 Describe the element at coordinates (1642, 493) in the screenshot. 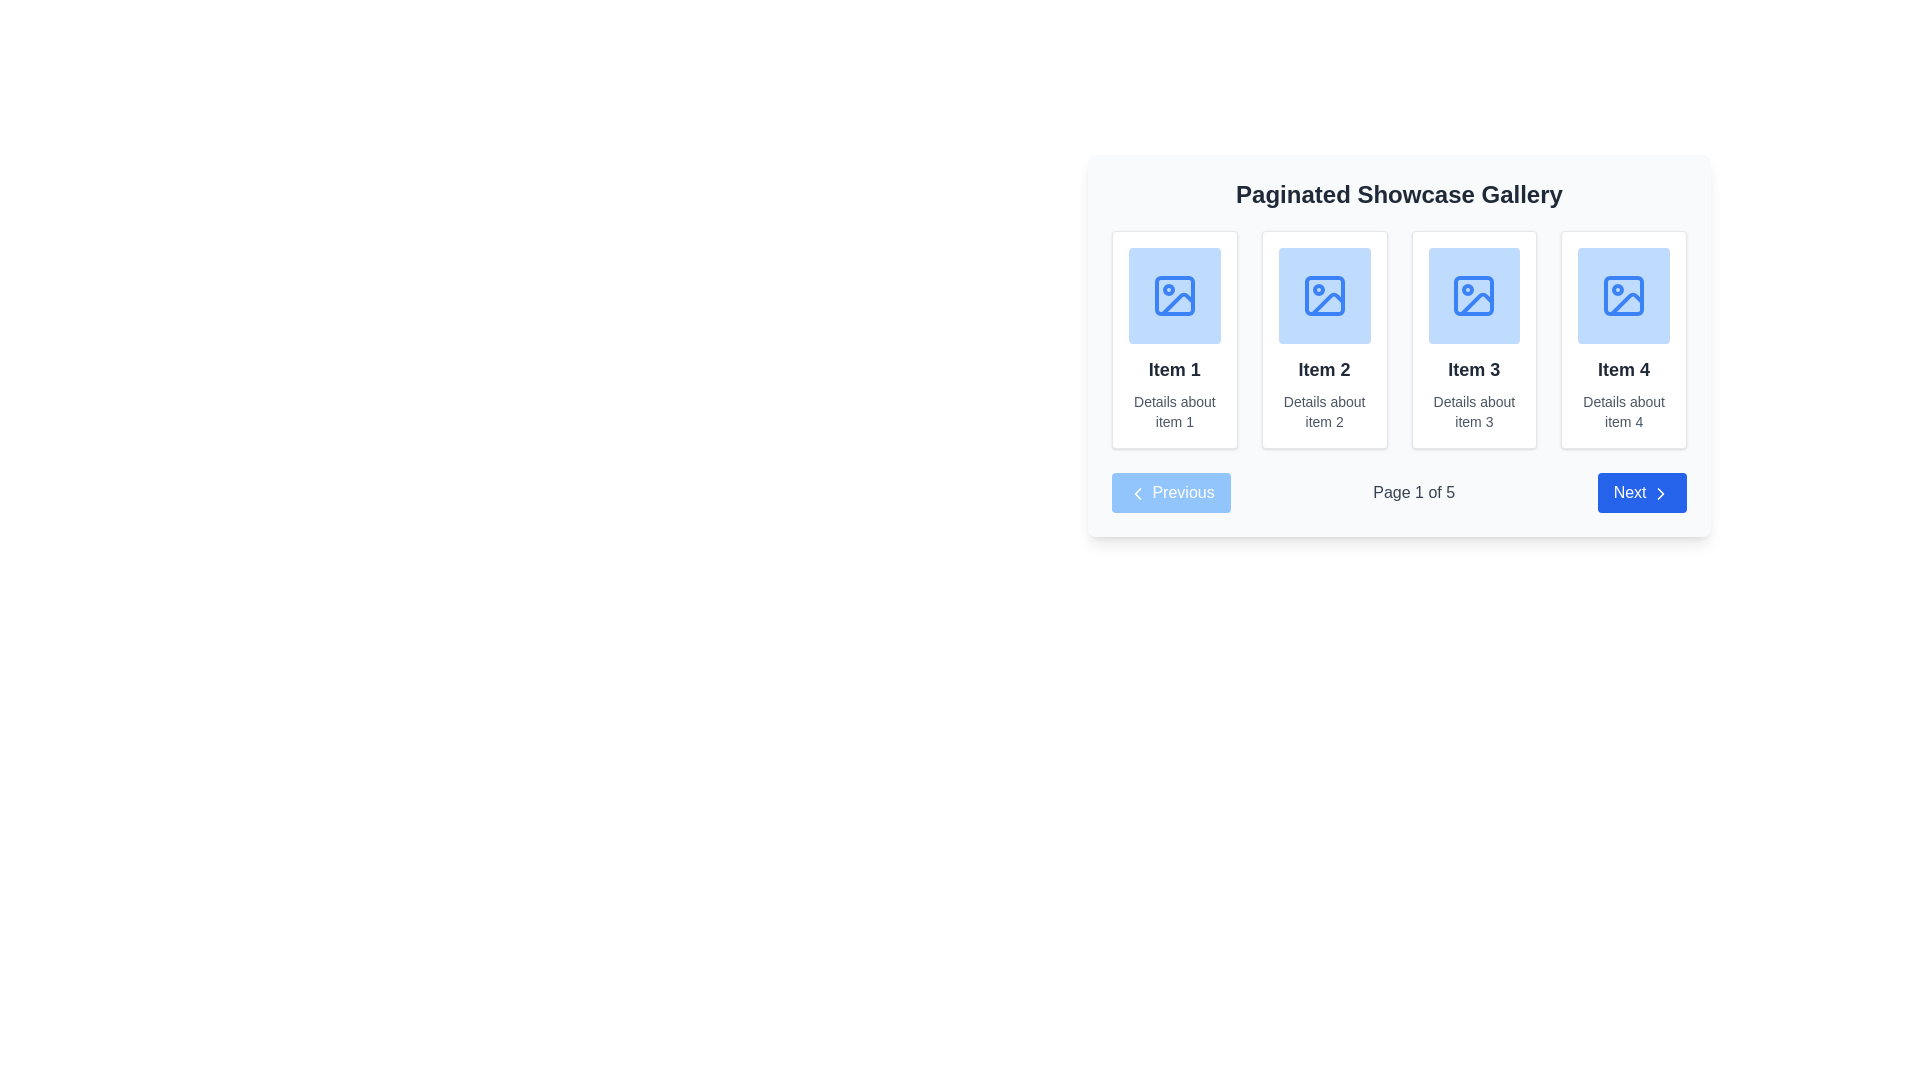

I see `the 'Next' button, which is styled with a blue background and white text, located in the navigation bar below the paginated gallery` at that location.